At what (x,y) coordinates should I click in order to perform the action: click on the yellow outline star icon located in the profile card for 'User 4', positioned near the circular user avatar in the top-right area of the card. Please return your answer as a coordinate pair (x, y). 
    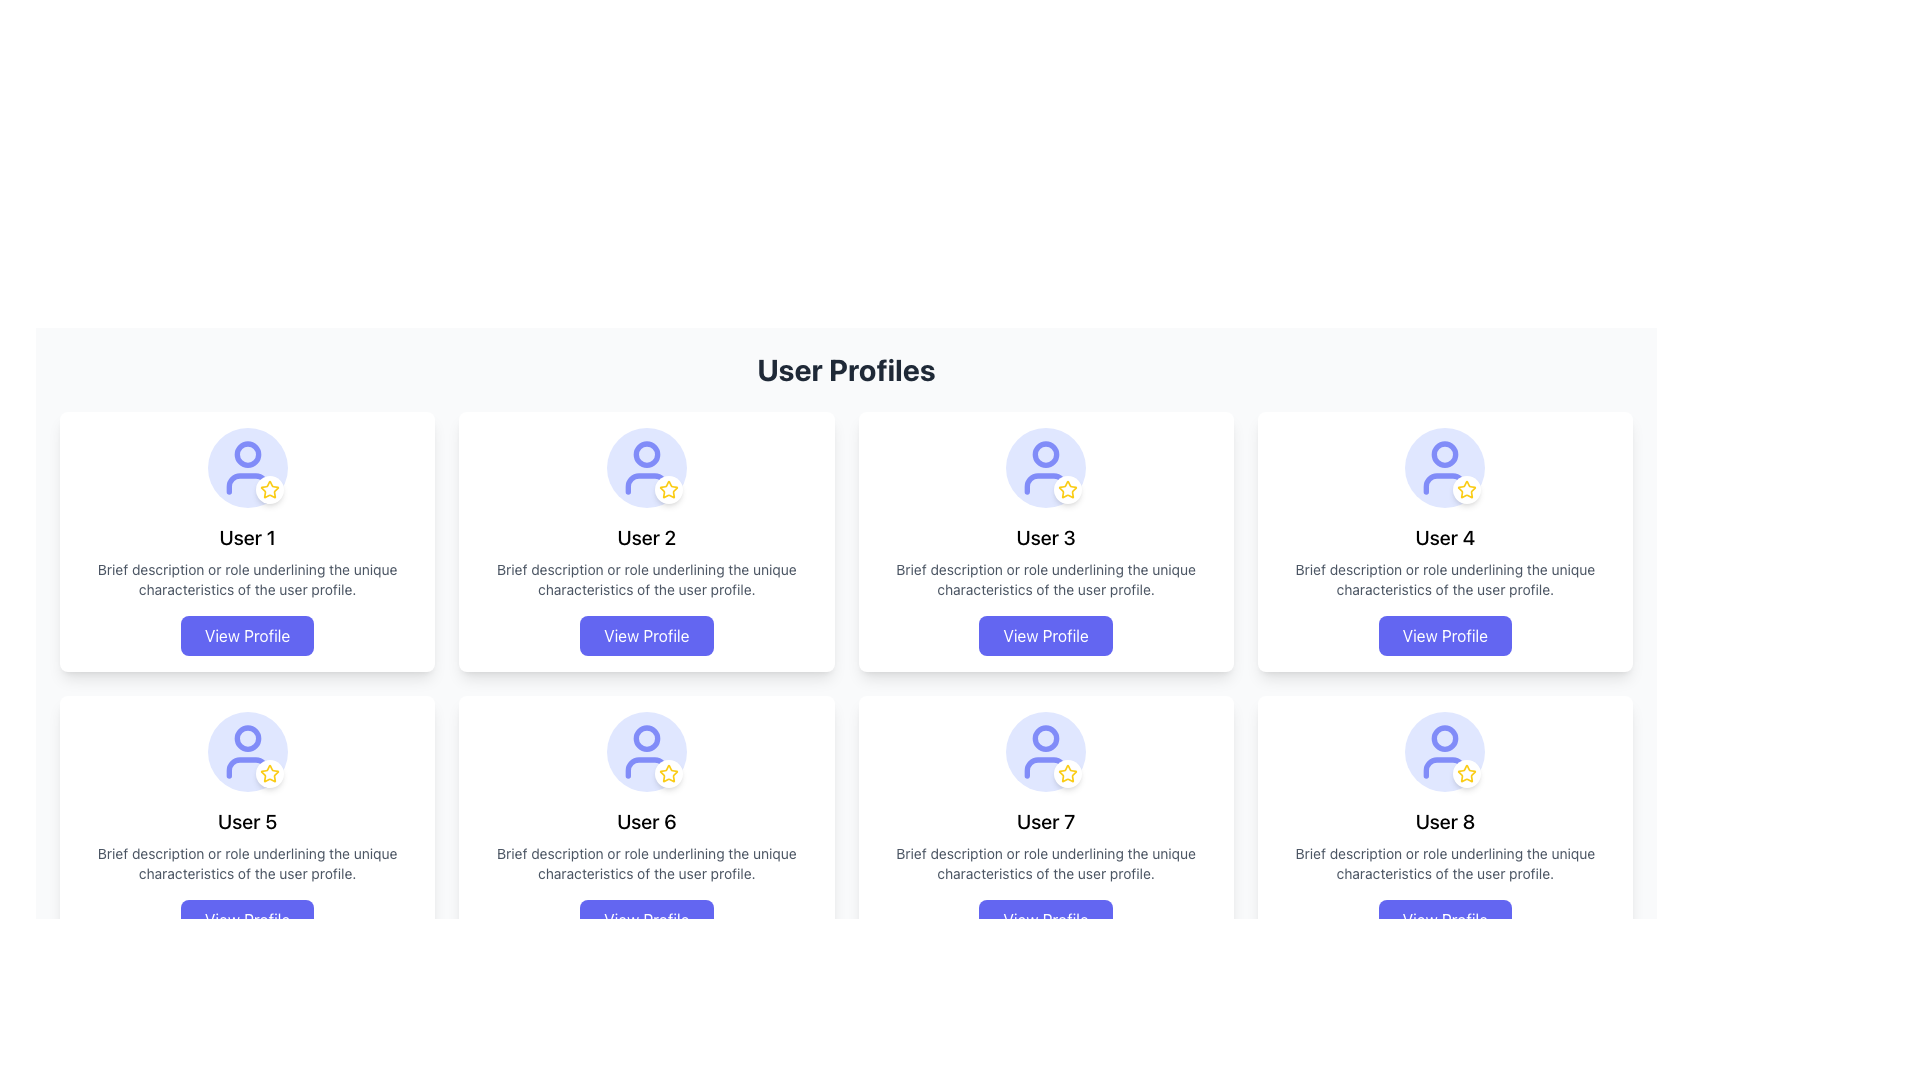
    Looking at the image, I should click on (1467, 489).